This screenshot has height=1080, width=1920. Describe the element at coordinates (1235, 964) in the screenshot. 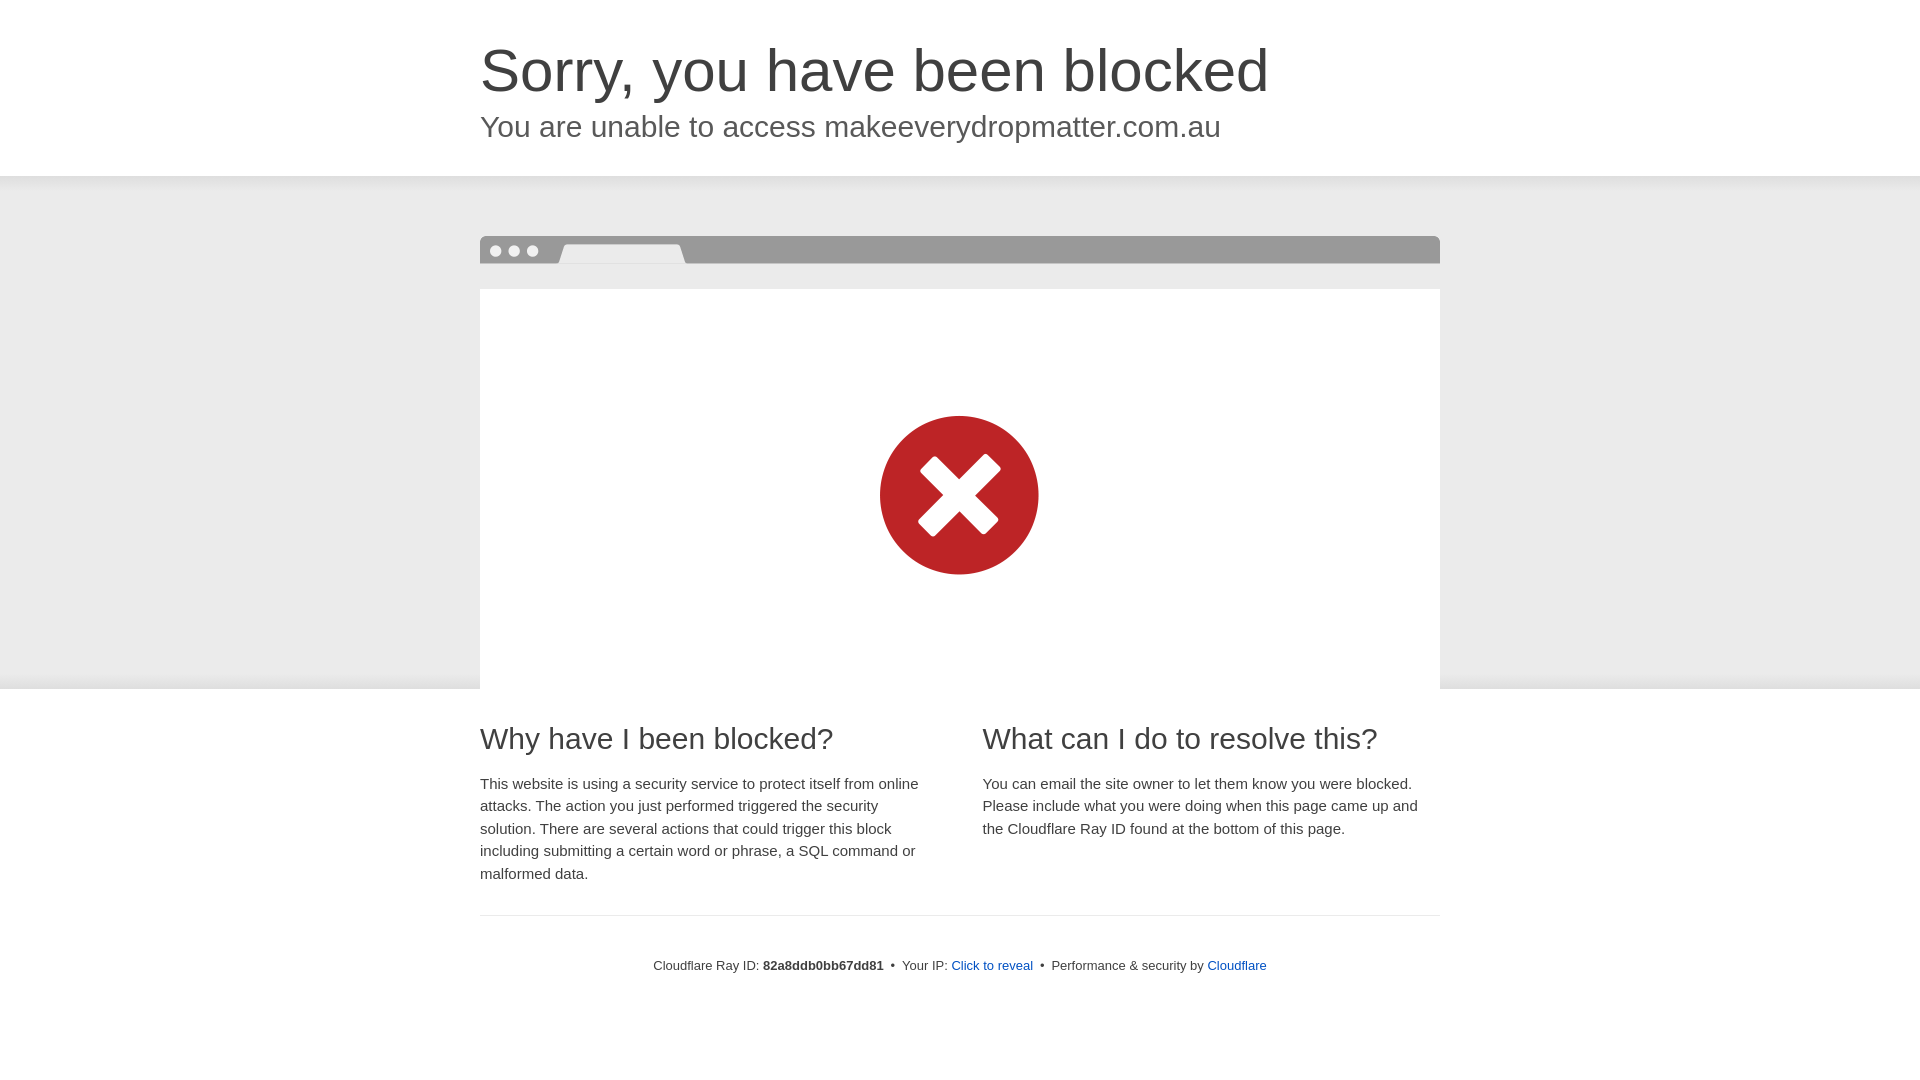

I see `'Cloudflare'` at that location.